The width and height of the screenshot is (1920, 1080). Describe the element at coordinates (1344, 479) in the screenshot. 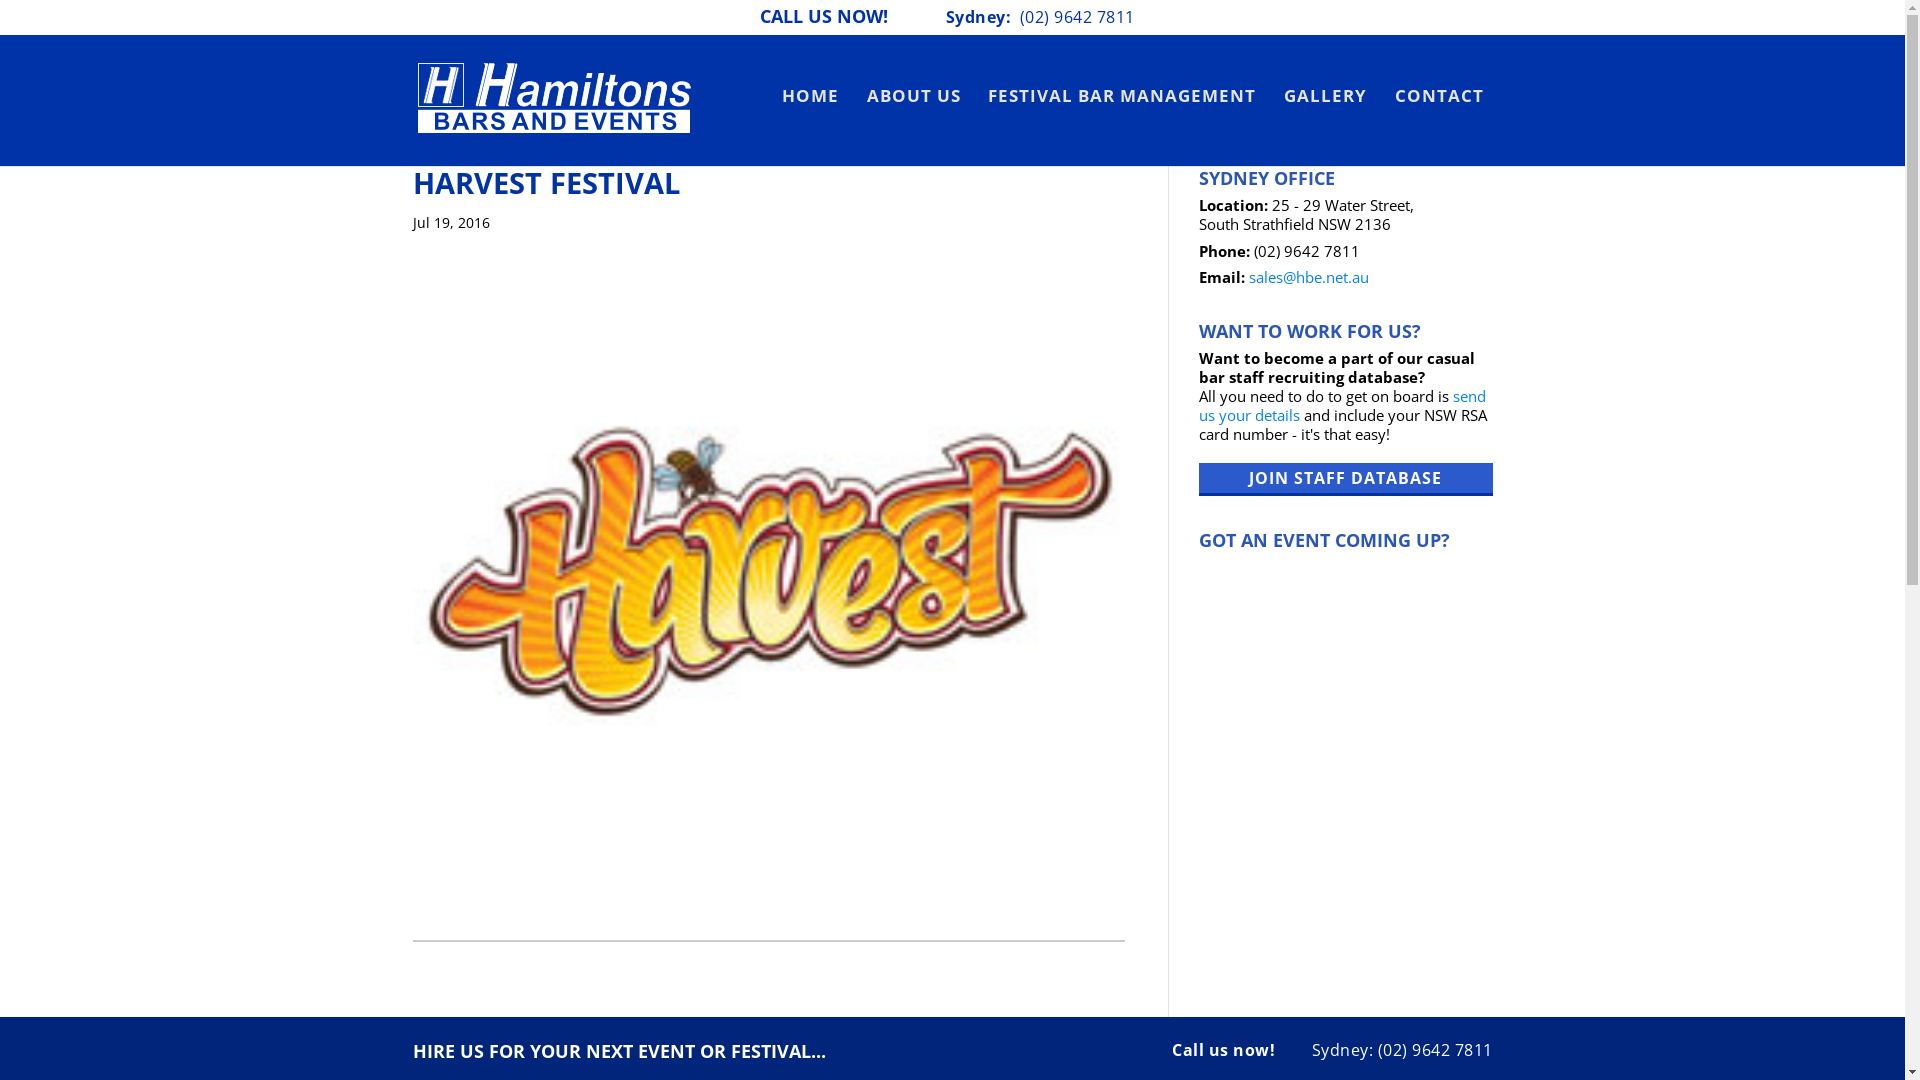

I see `'JOIN STAFF DATABASE'` at that location.